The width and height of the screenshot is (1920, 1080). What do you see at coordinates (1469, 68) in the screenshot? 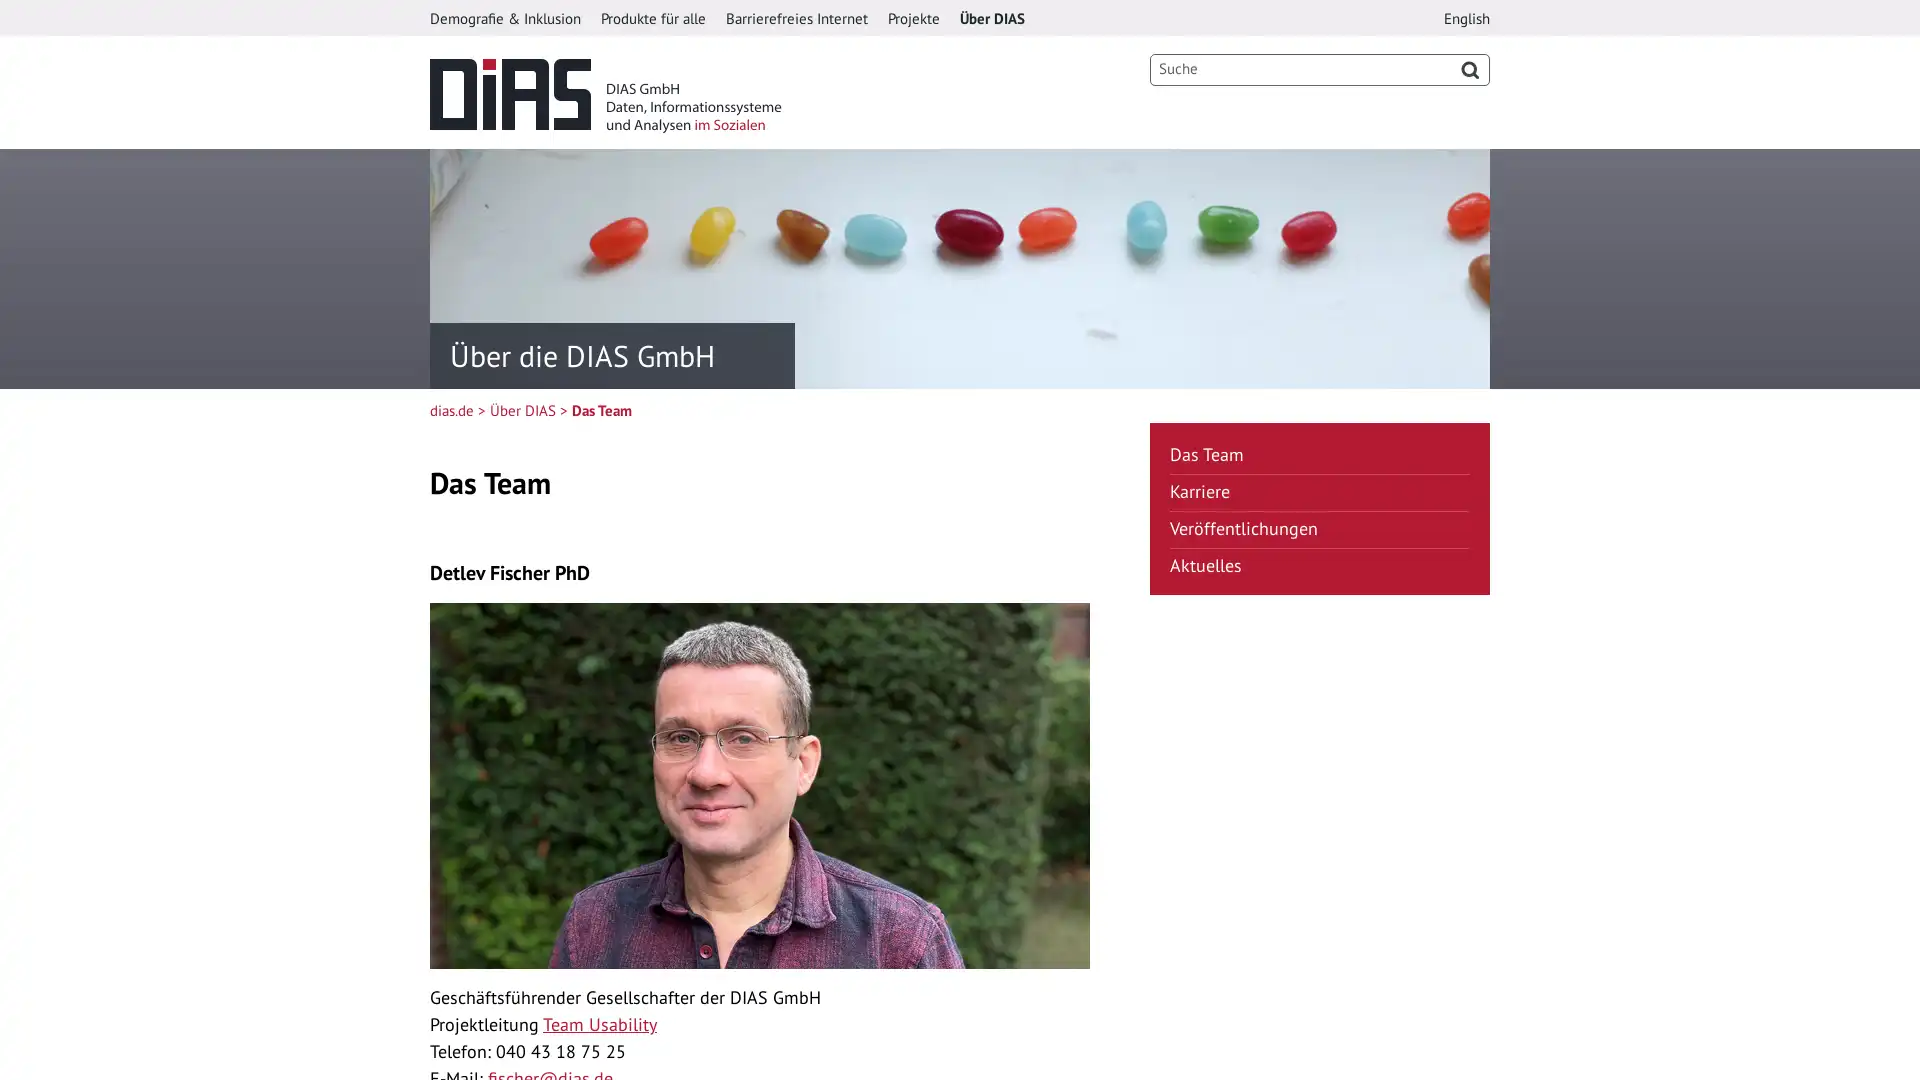
I see `Suche starten` at bounding box center [1469, 68].